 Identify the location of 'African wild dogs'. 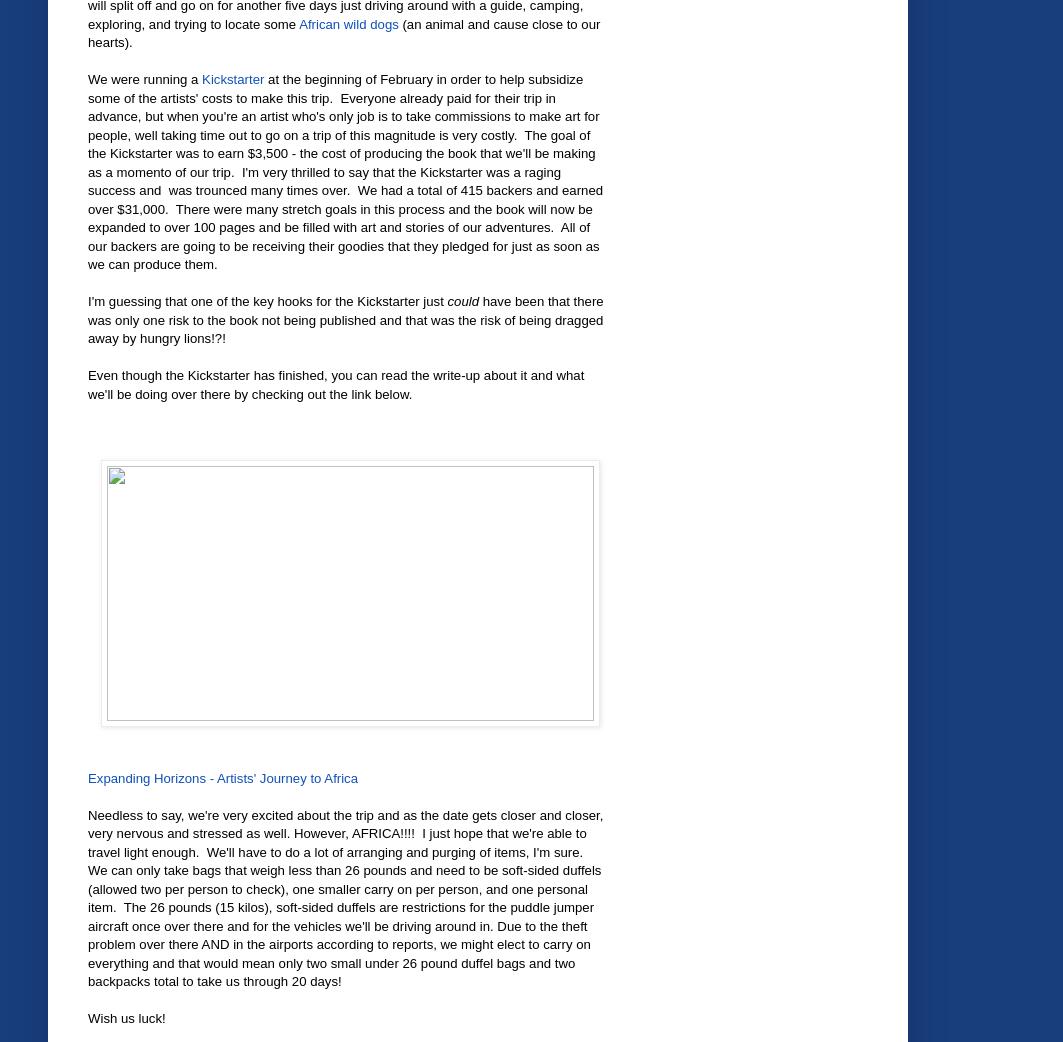
(348, 22).